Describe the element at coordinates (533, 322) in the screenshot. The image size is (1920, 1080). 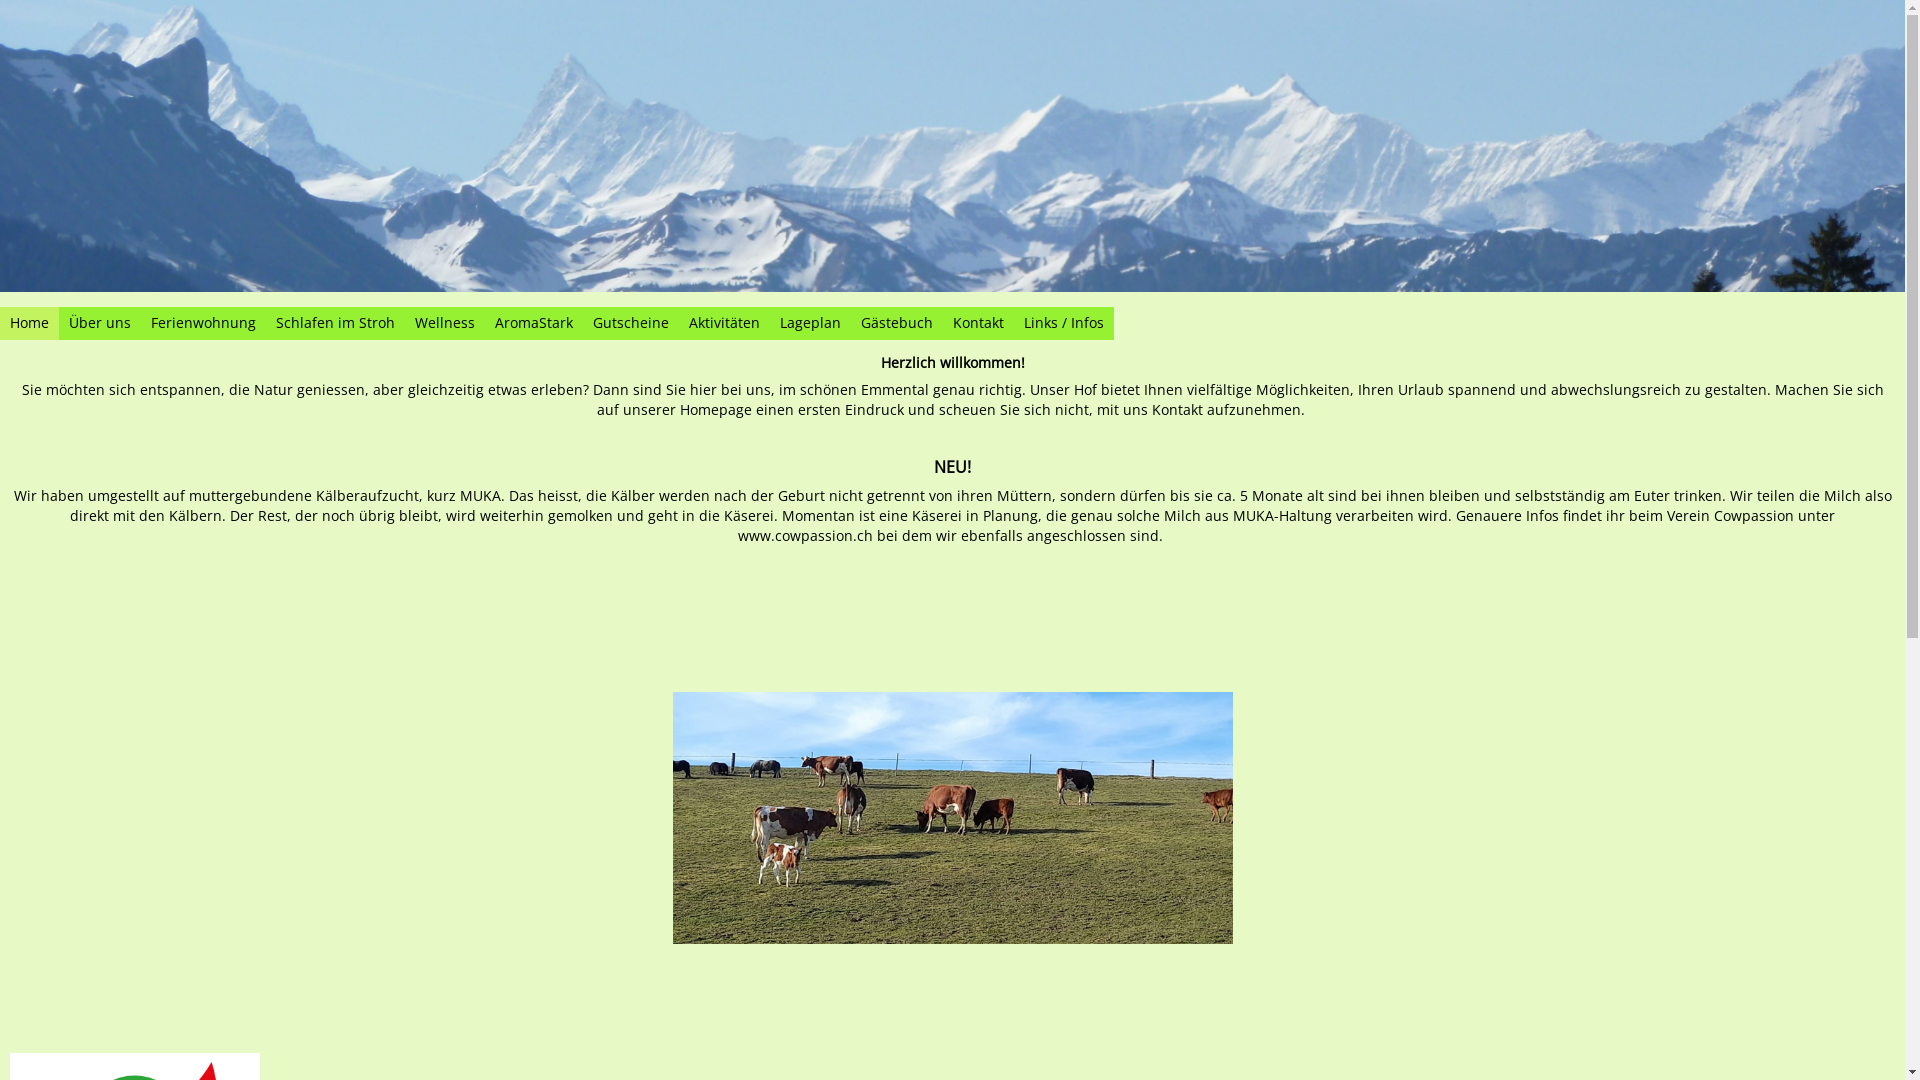
I see `'AromaStark'` at that location.